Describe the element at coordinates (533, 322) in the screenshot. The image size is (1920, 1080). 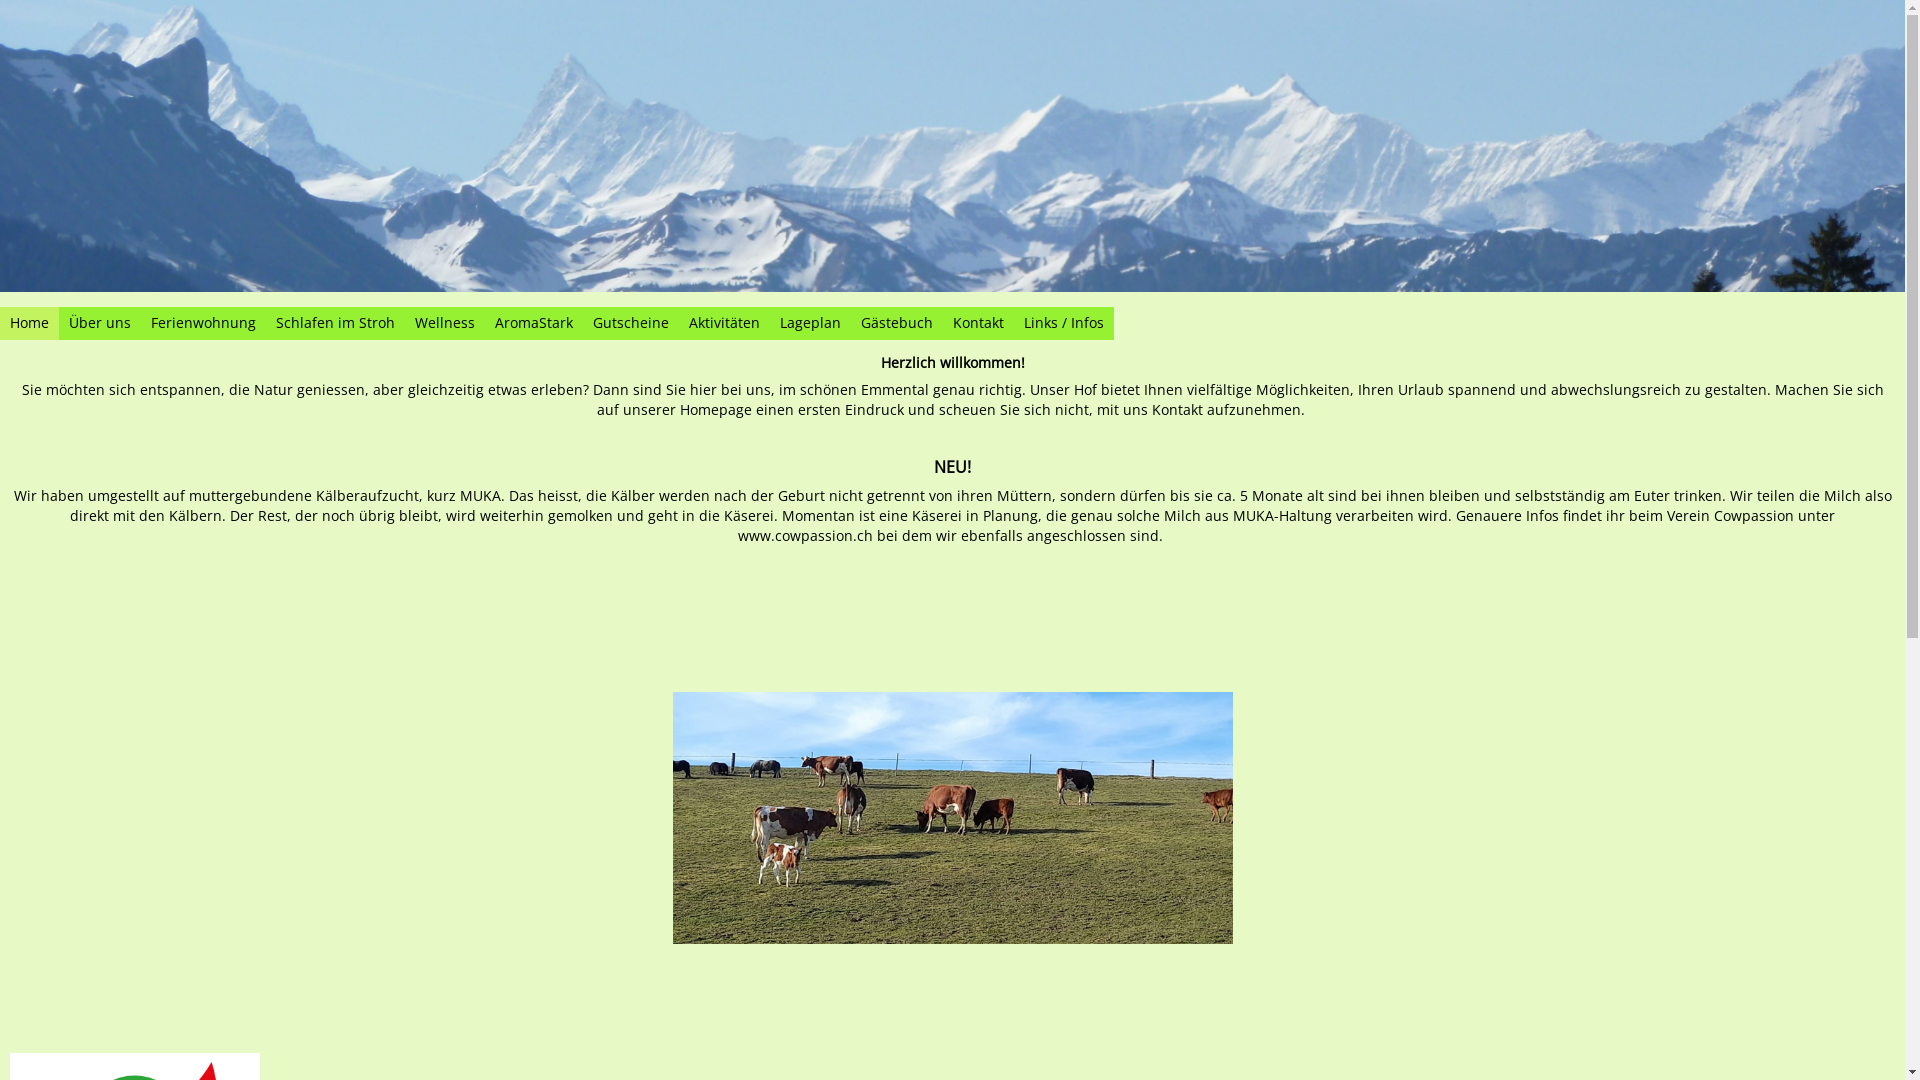
I see `'AromaStark'` at that location.